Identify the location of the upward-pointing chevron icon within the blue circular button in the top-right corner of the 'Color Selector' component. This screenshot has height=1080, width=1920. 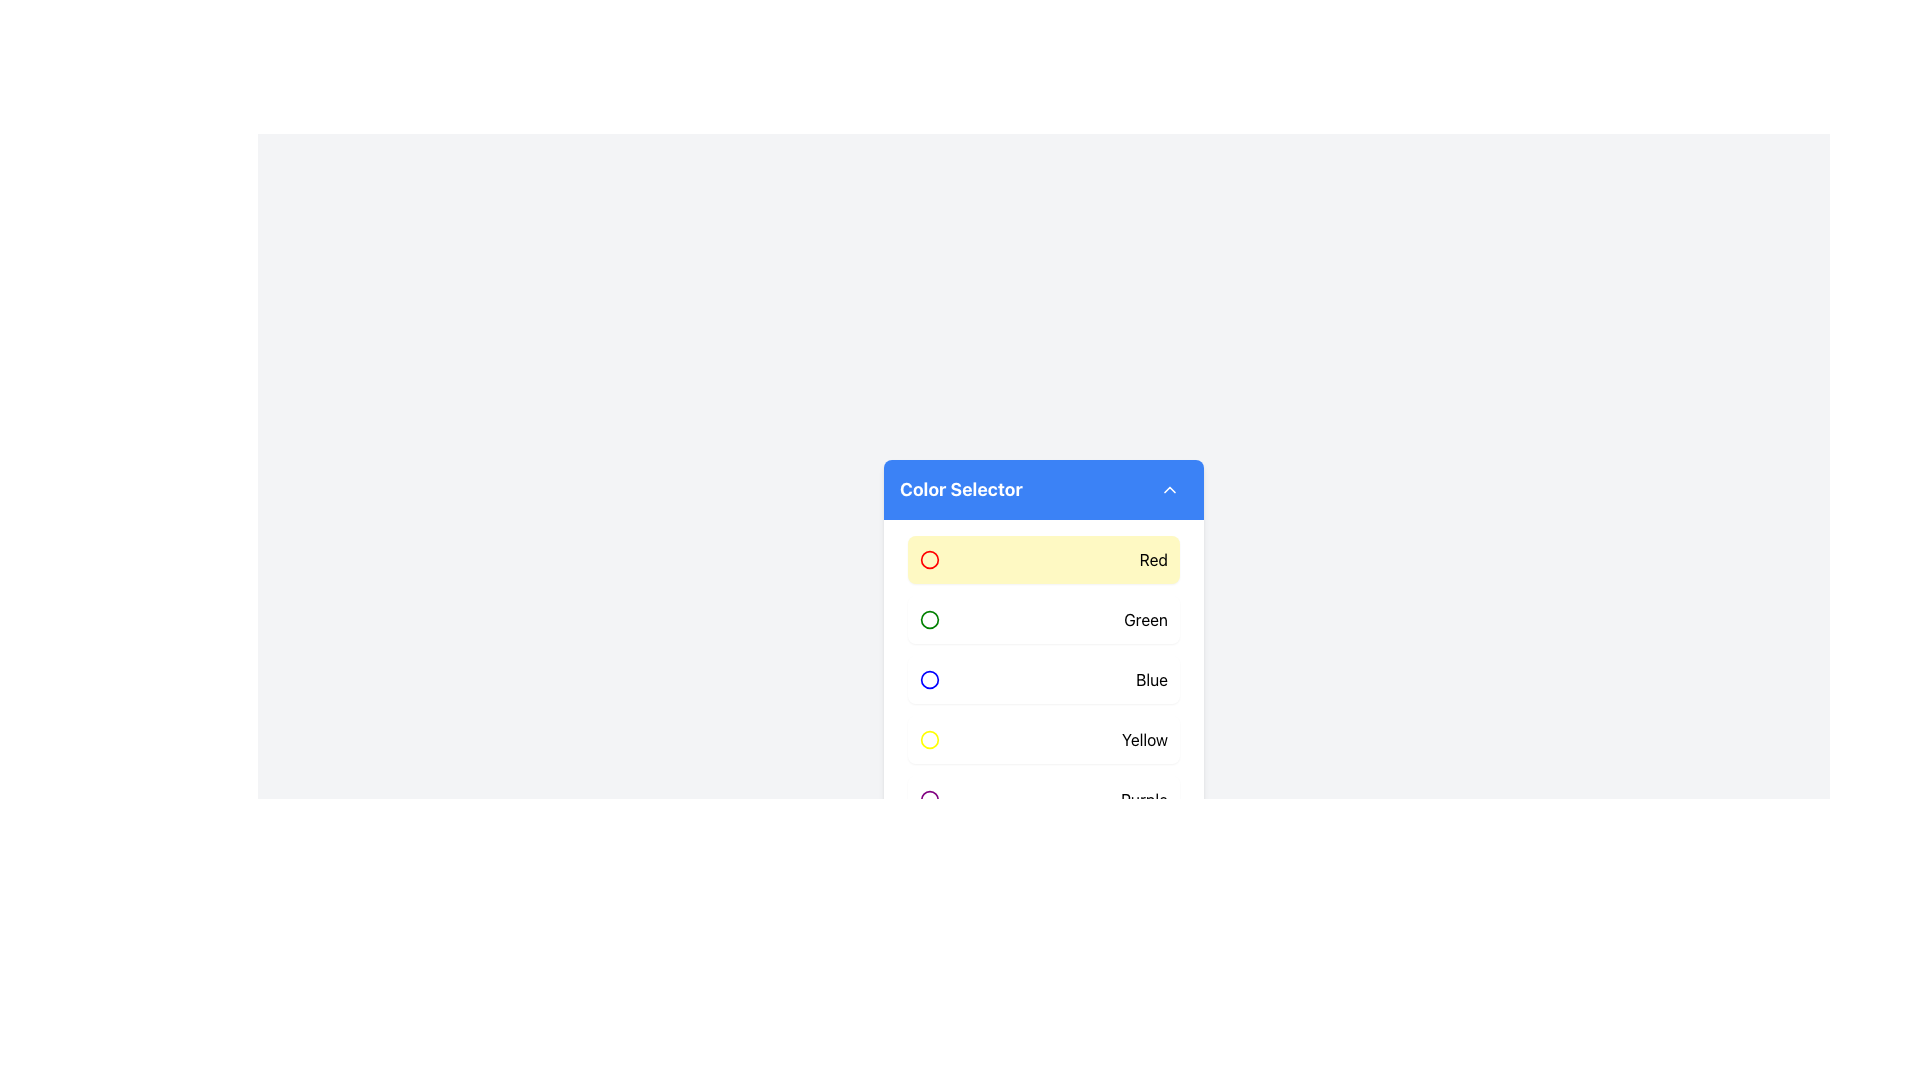
(1170, 489).